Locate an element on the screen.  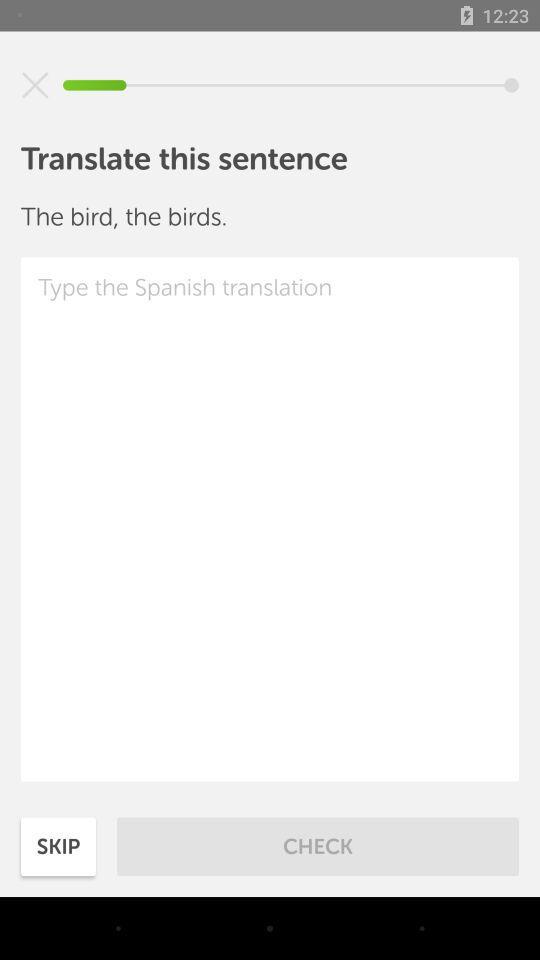
skip is located at coordinates (58, 845).